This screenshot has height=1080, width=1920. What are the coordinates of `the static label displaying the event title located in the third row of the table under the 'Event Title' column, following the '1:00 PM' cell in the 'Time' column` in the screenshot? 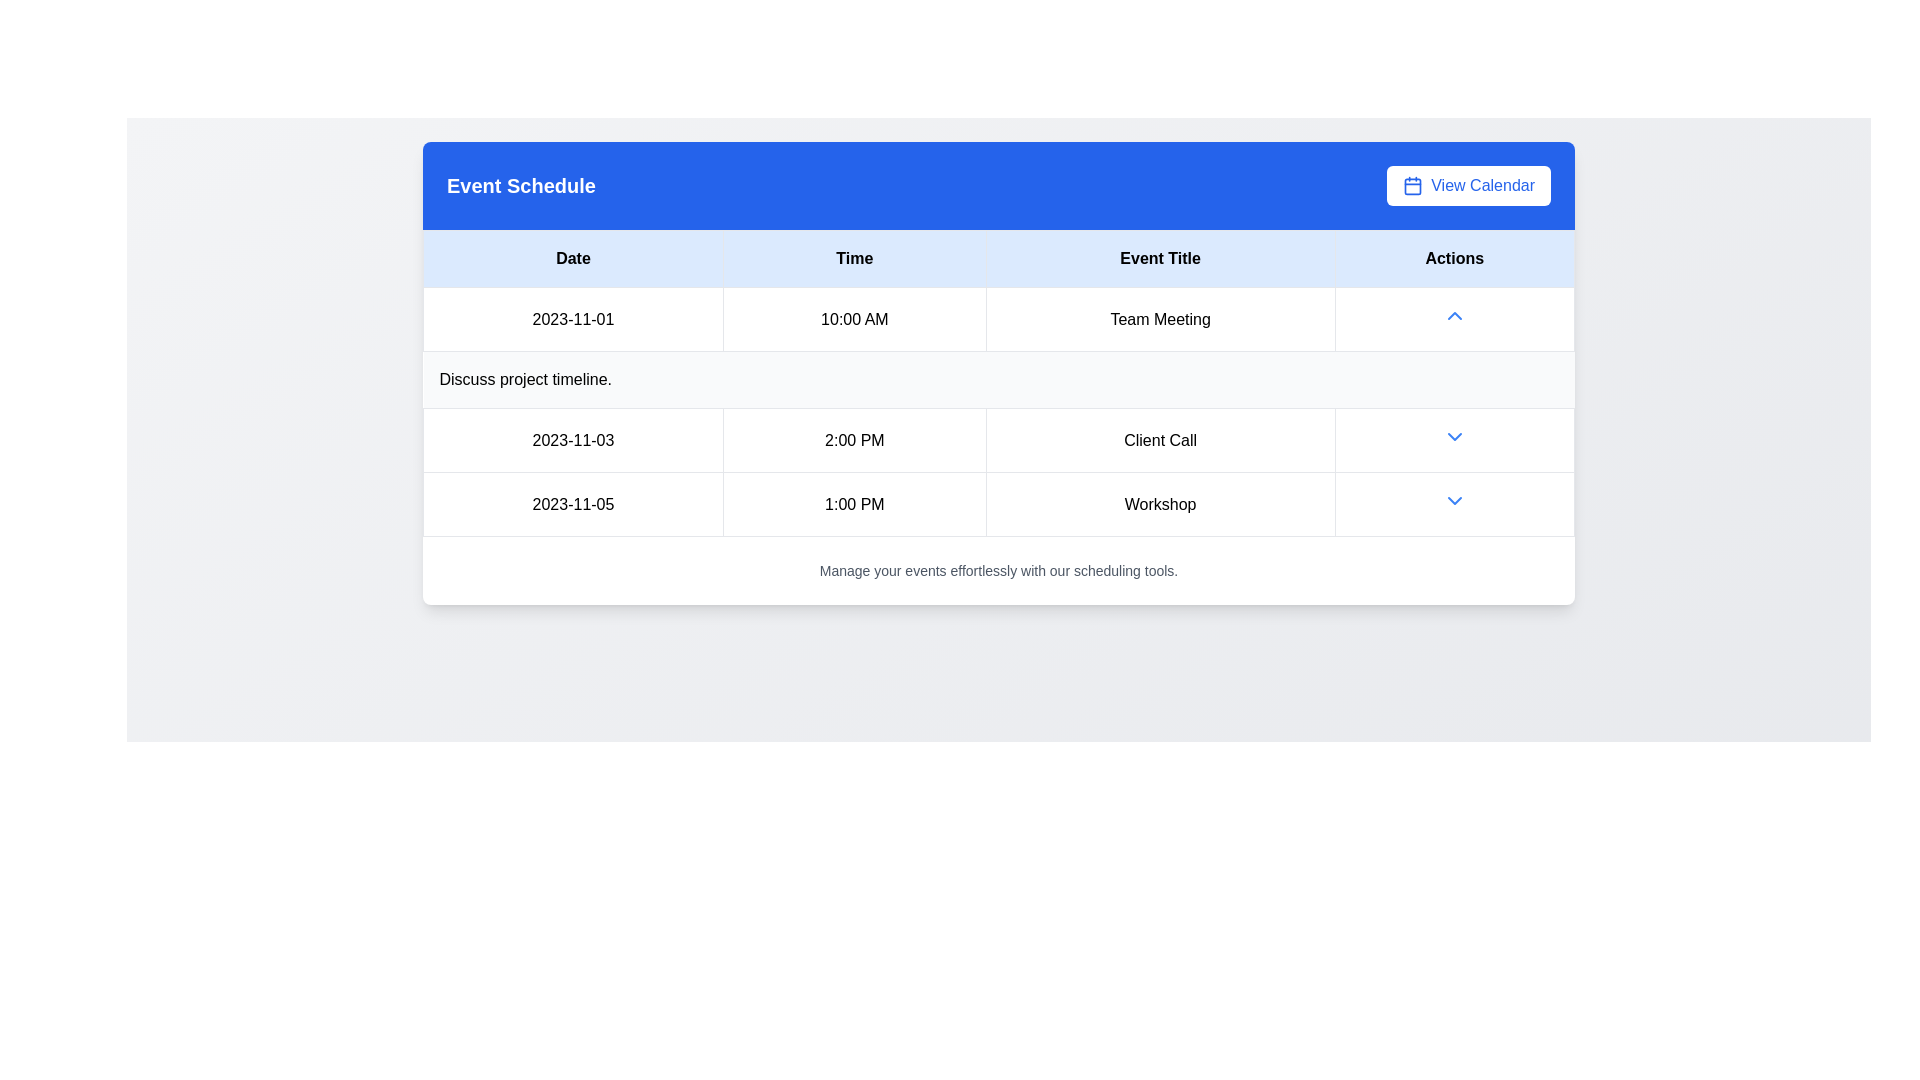 It's located at (1160, 503).